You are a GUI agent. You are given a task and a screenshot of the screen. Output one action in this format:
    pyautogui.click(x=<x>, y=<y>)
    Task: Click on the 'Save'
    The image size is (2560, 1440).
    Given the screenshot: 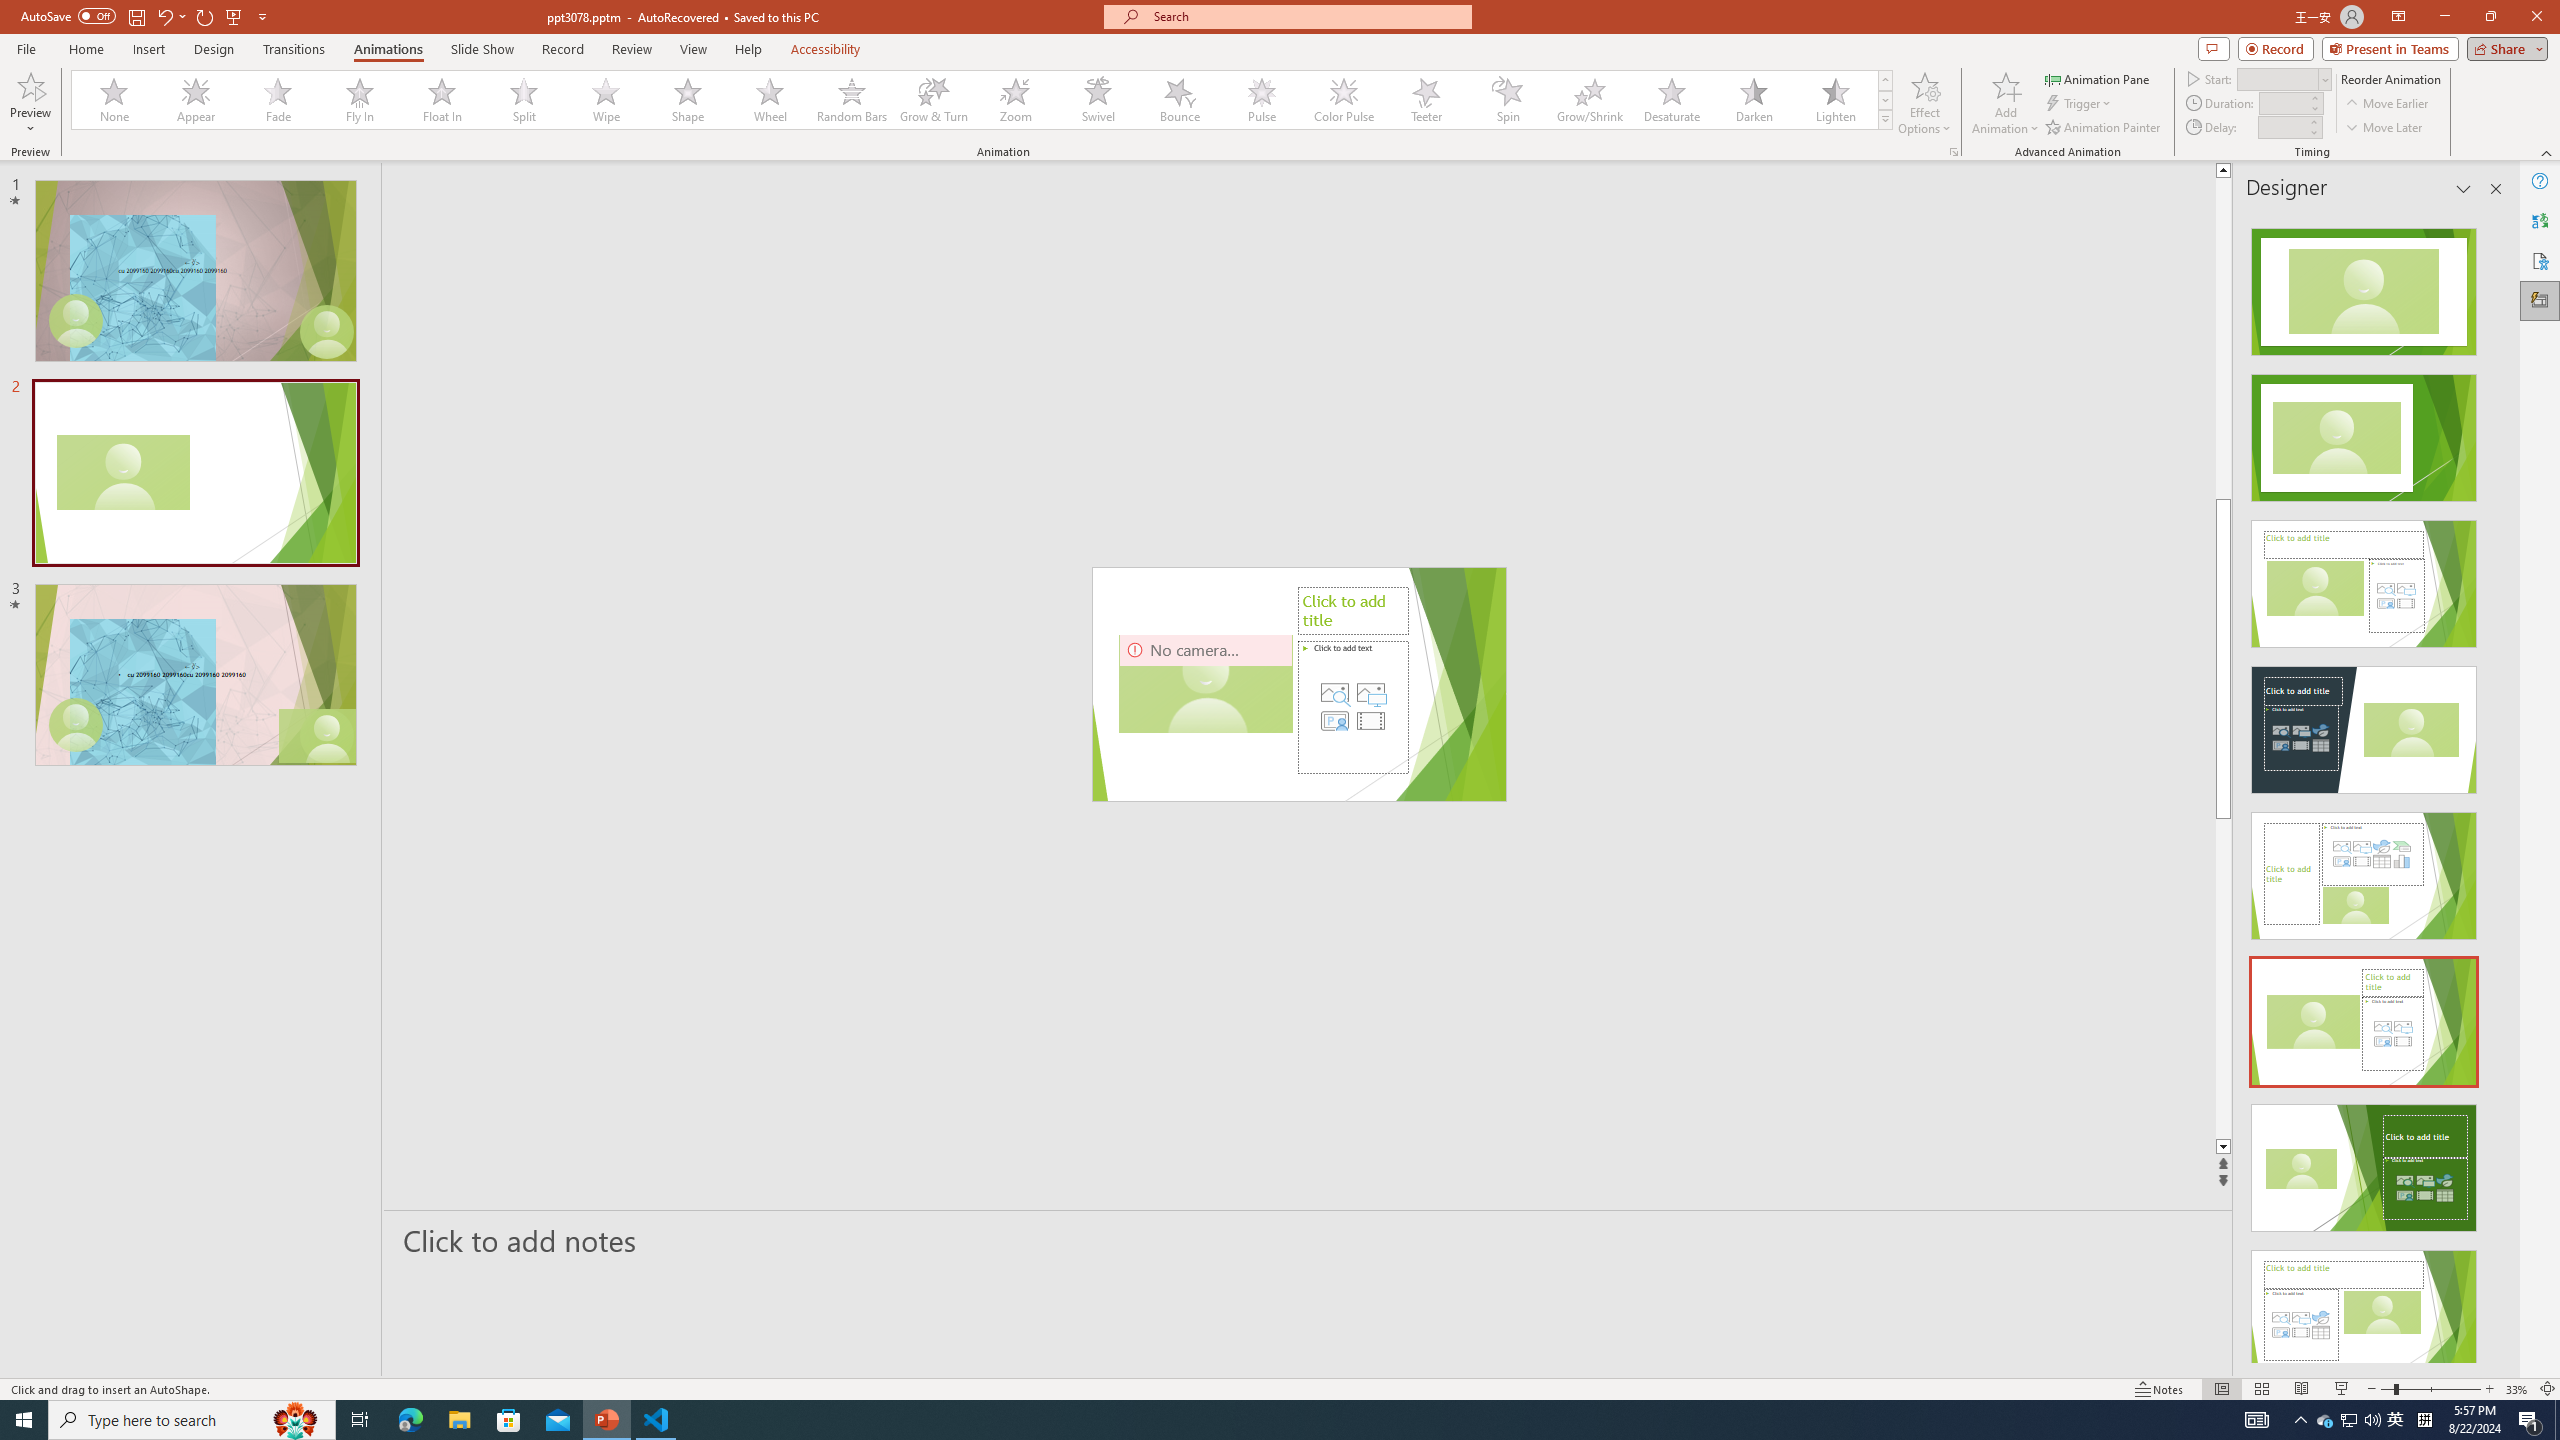 What is the action you would take?
    pyautogui.click(x=135, y=15)
    